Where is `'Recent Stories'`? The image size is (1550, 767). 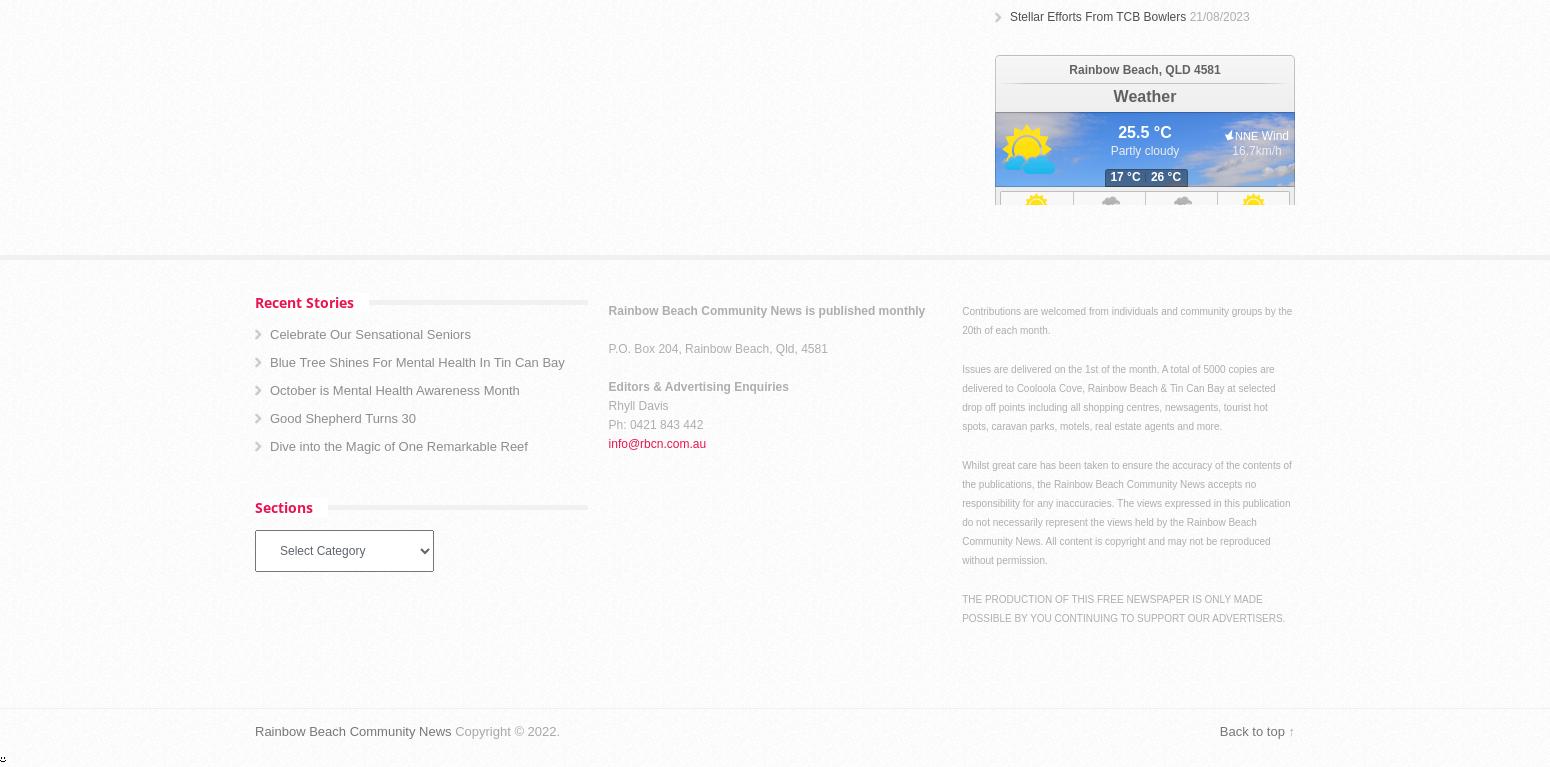 'Recent Stories' is located at coordinates (304, 300).